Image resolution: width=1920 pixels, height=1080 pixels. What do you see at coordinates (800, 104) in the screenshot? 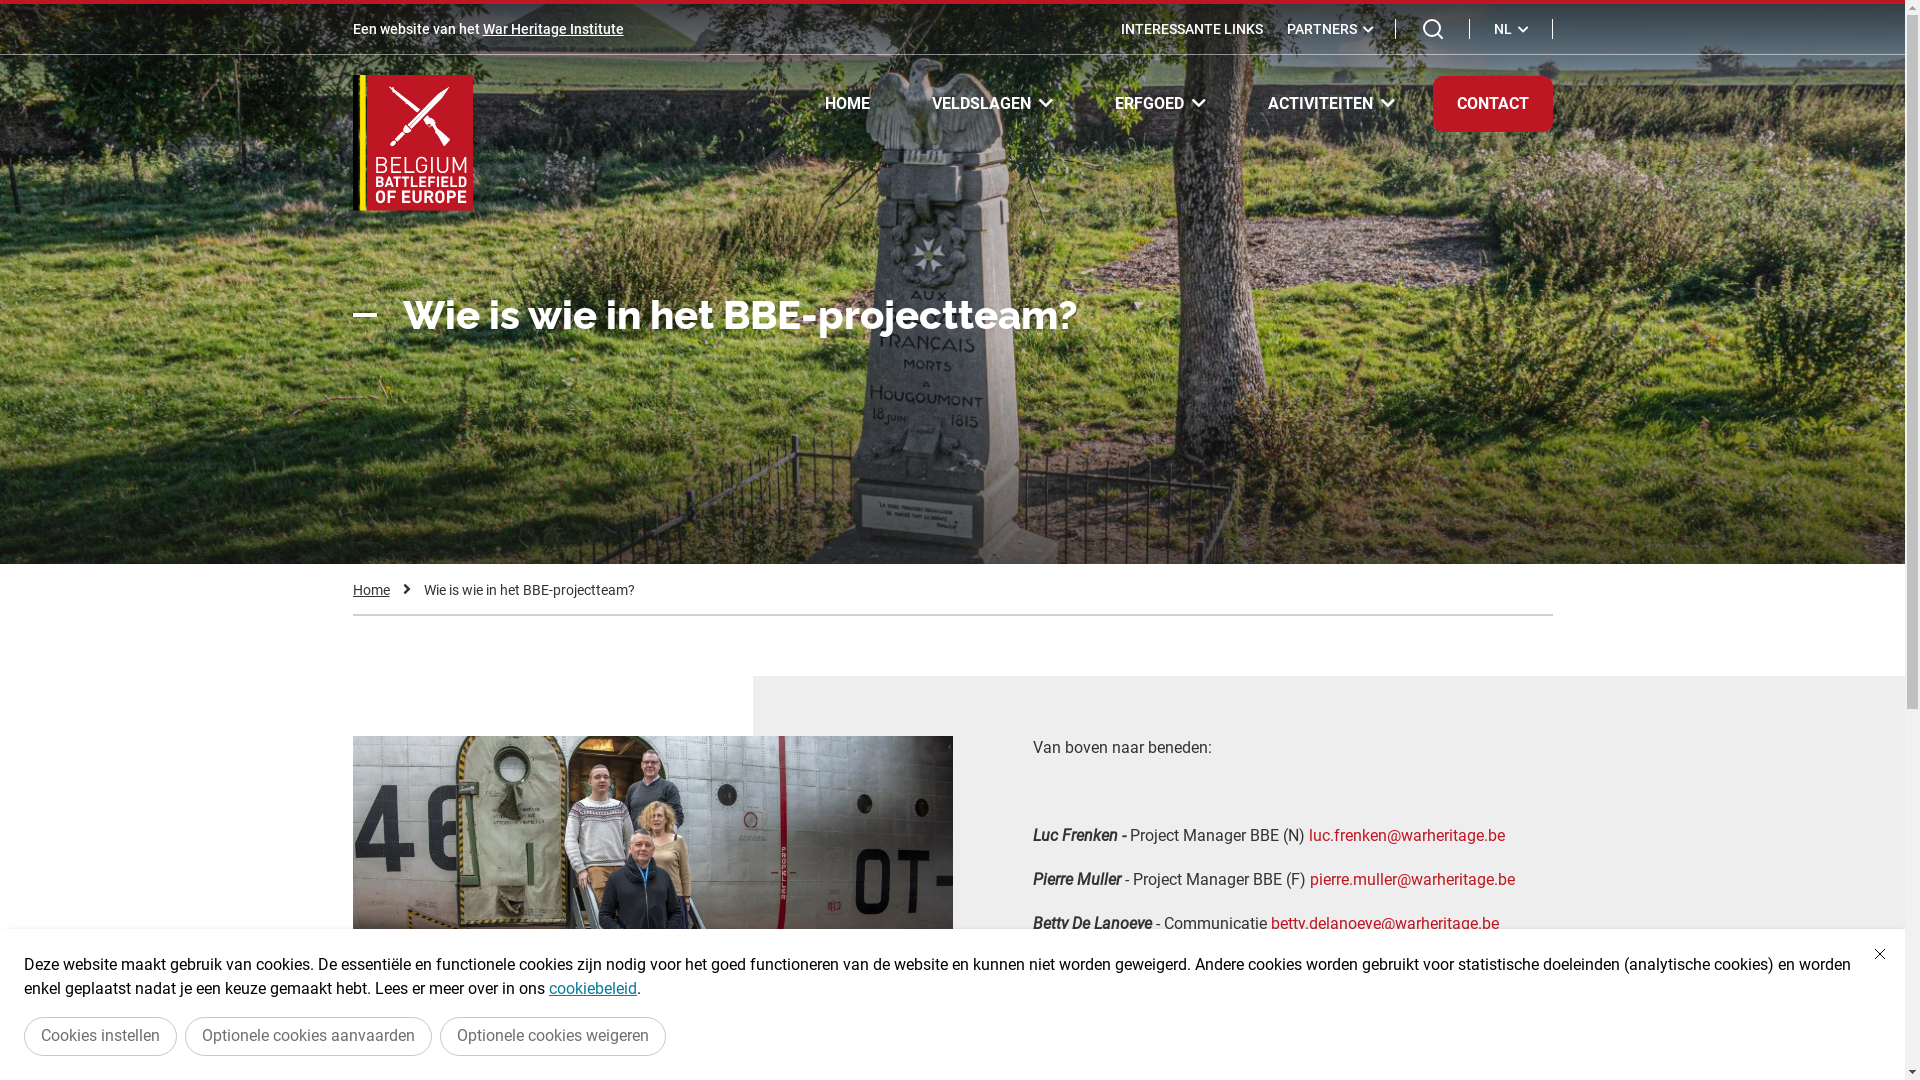
I see `'HOME'` at bounding box center [800, 104].